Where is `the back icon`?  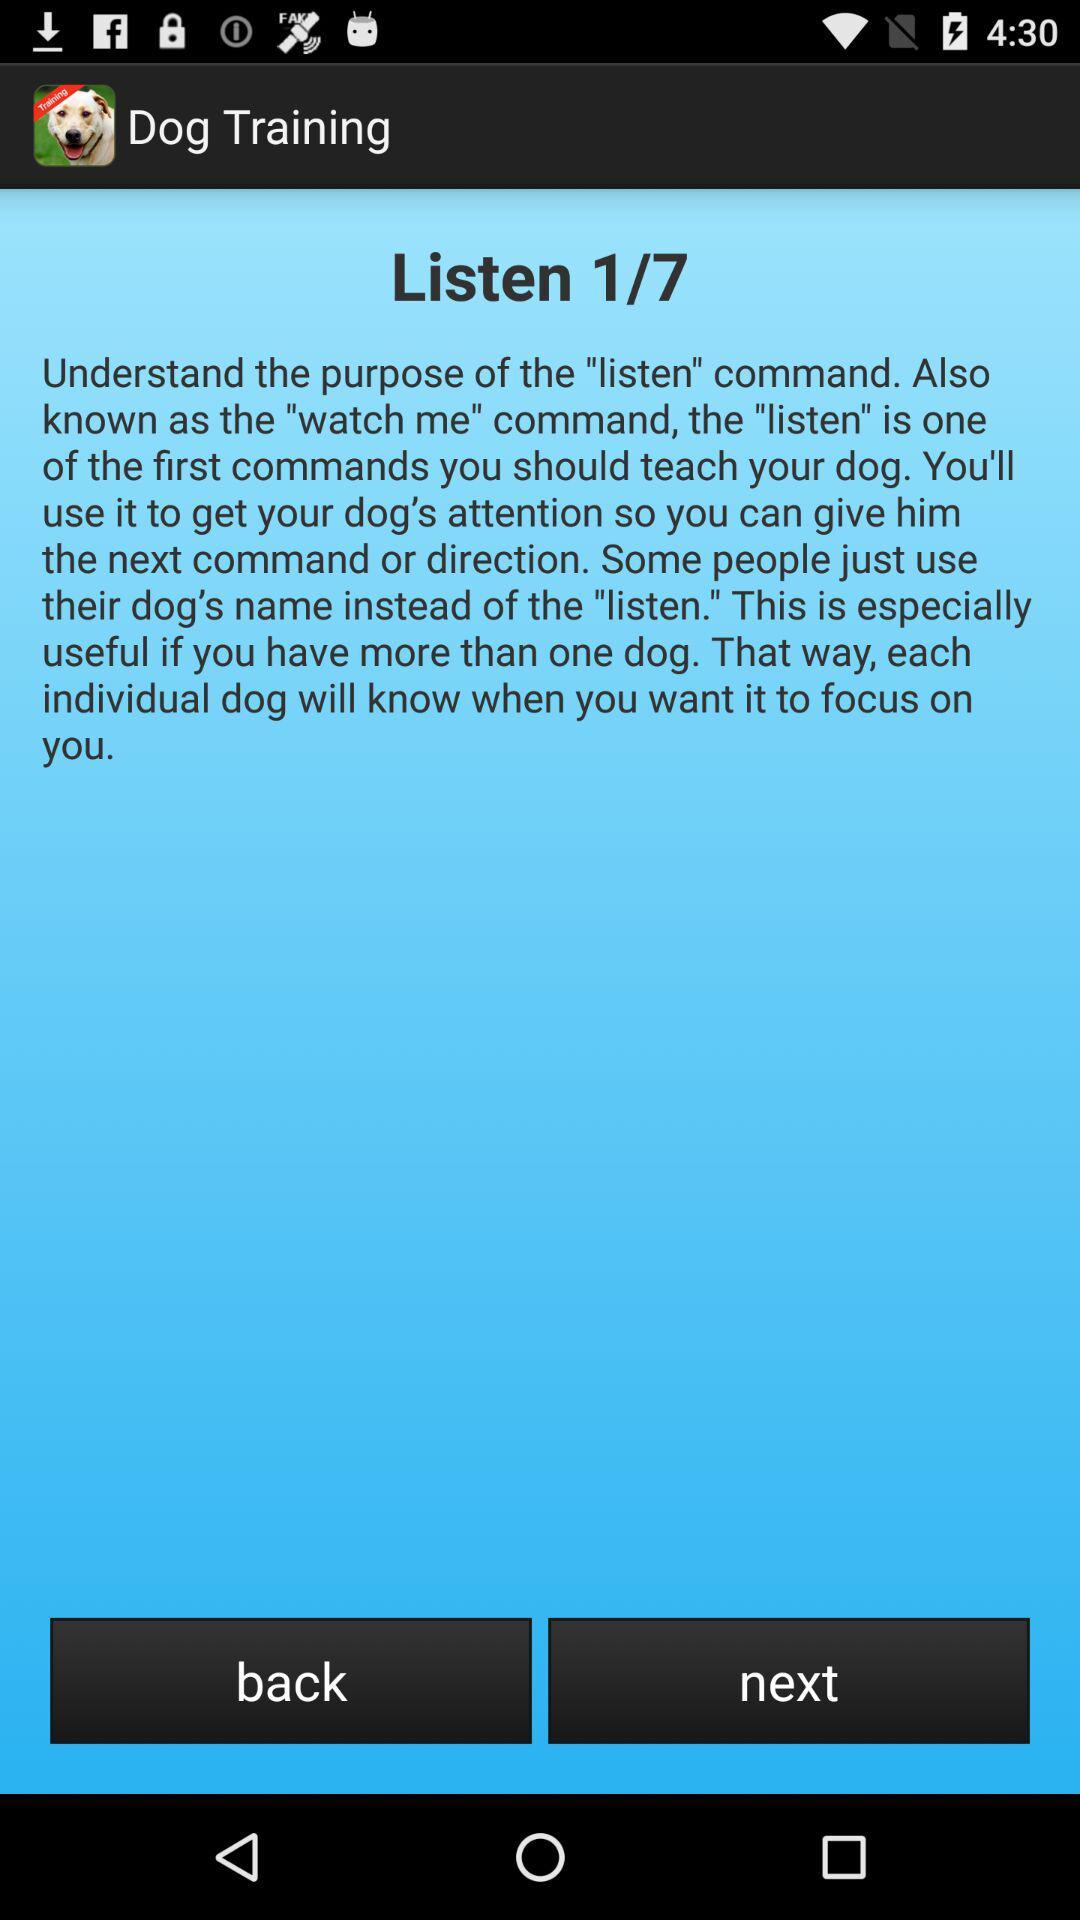 the back icon is located at coordinates (290, 1680).